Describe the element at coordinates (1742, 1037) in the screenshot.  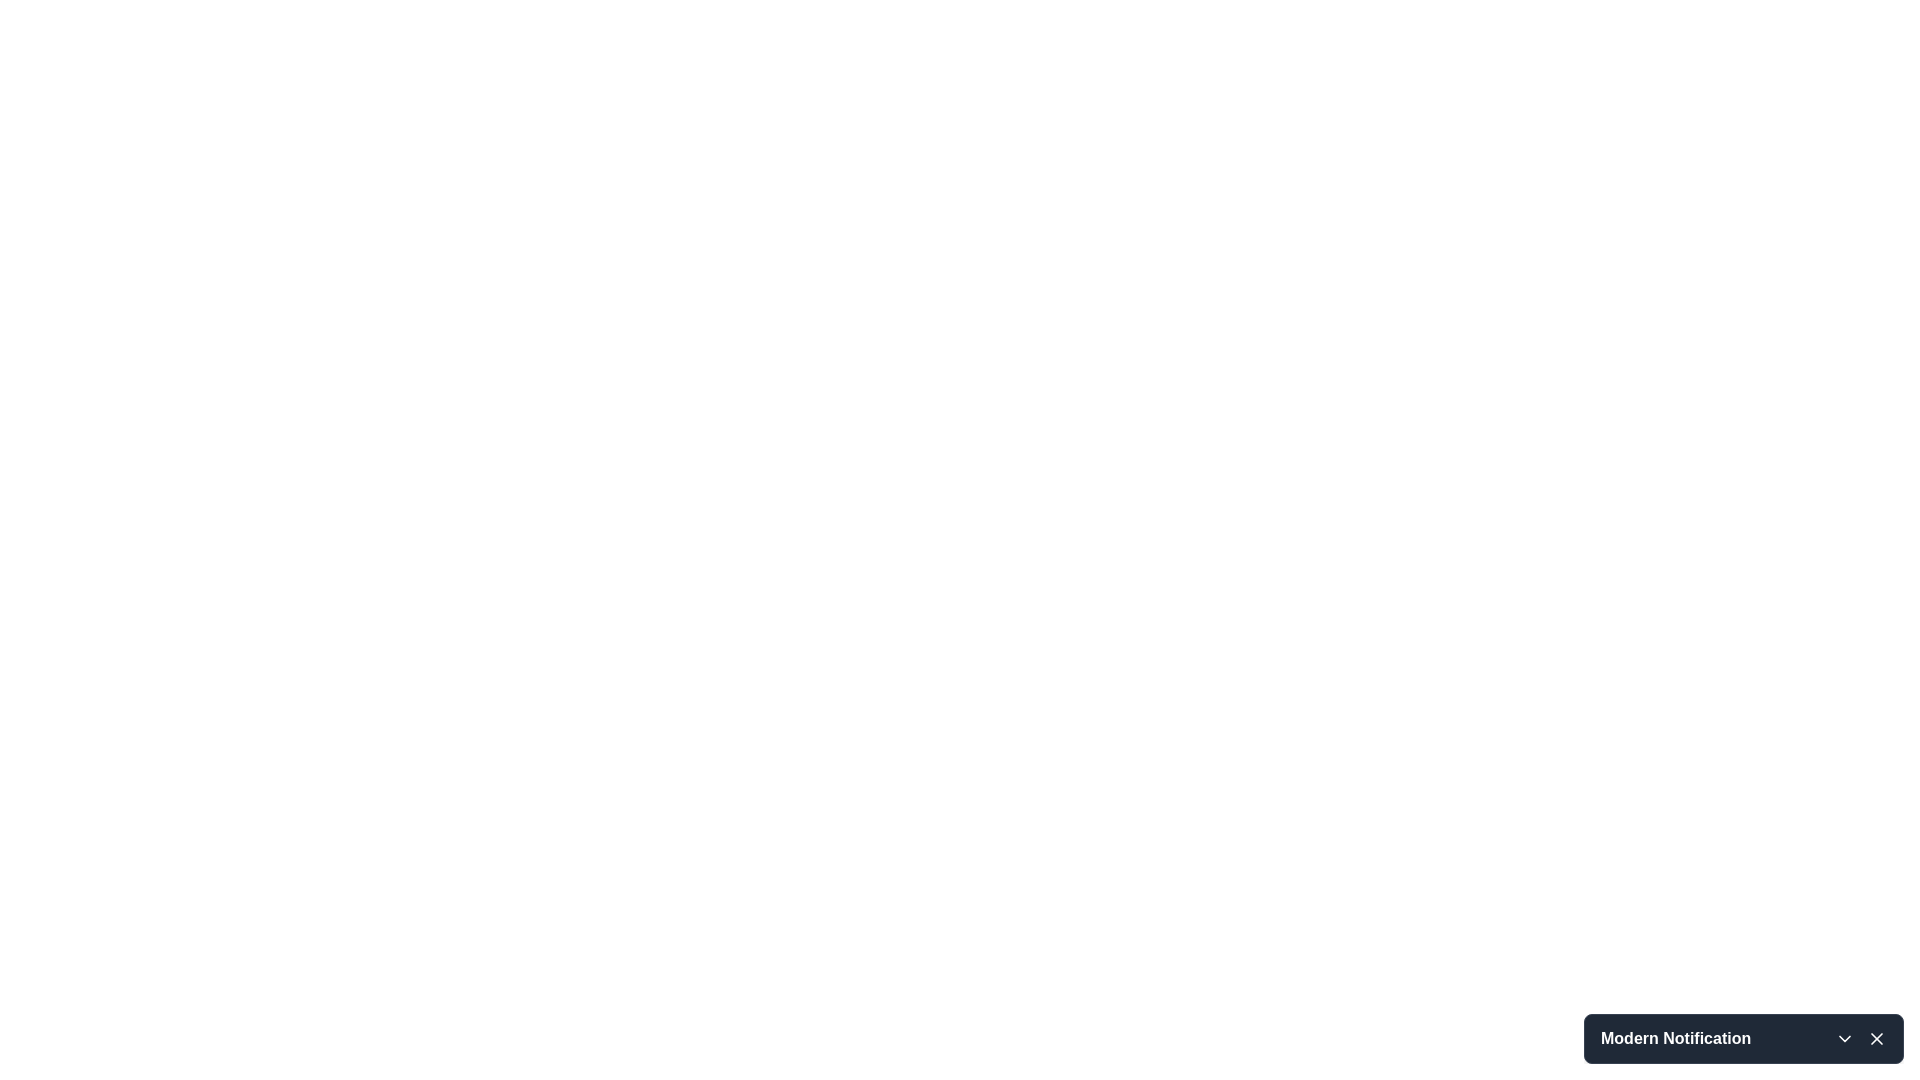
I see `the 'Modern Notification' text in the Notification header to possibly see additional tooltips` at that location.